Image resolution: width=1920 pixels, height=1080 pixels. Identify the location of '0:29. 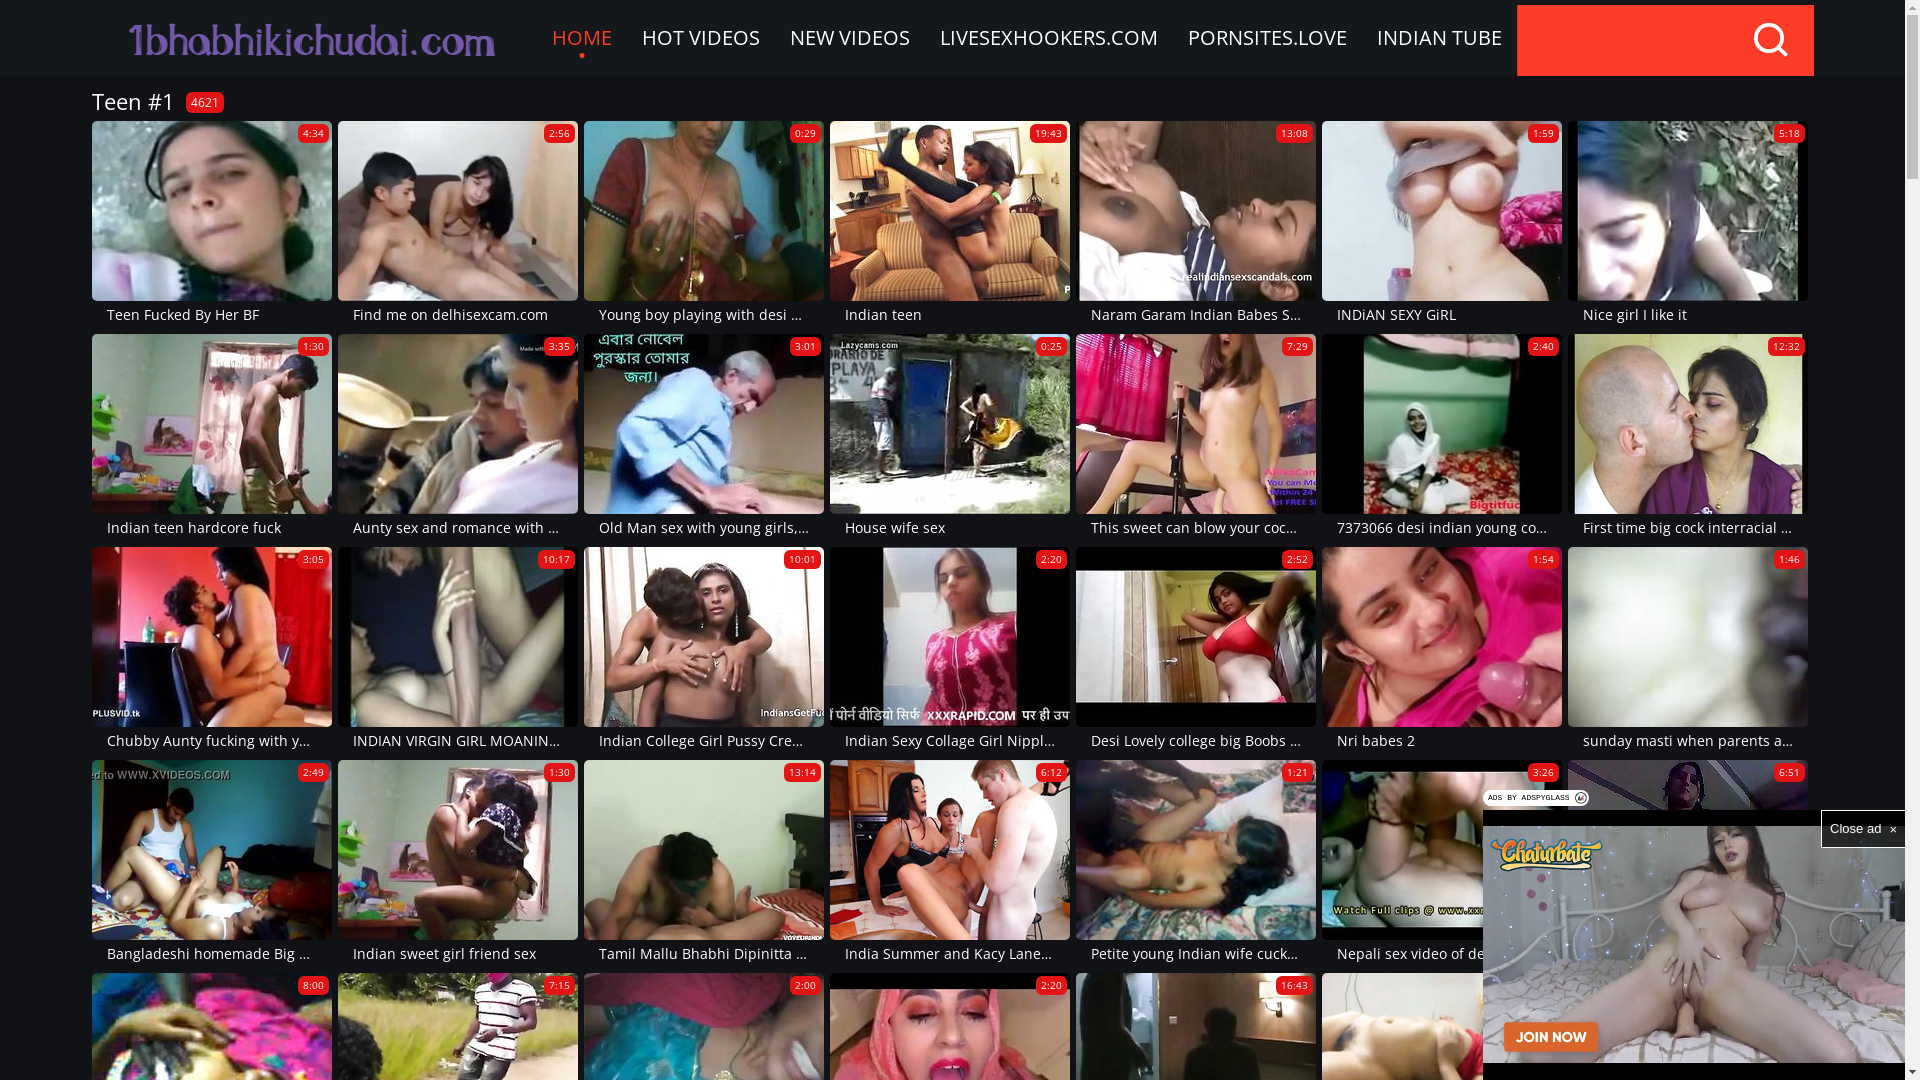
(583, 224).